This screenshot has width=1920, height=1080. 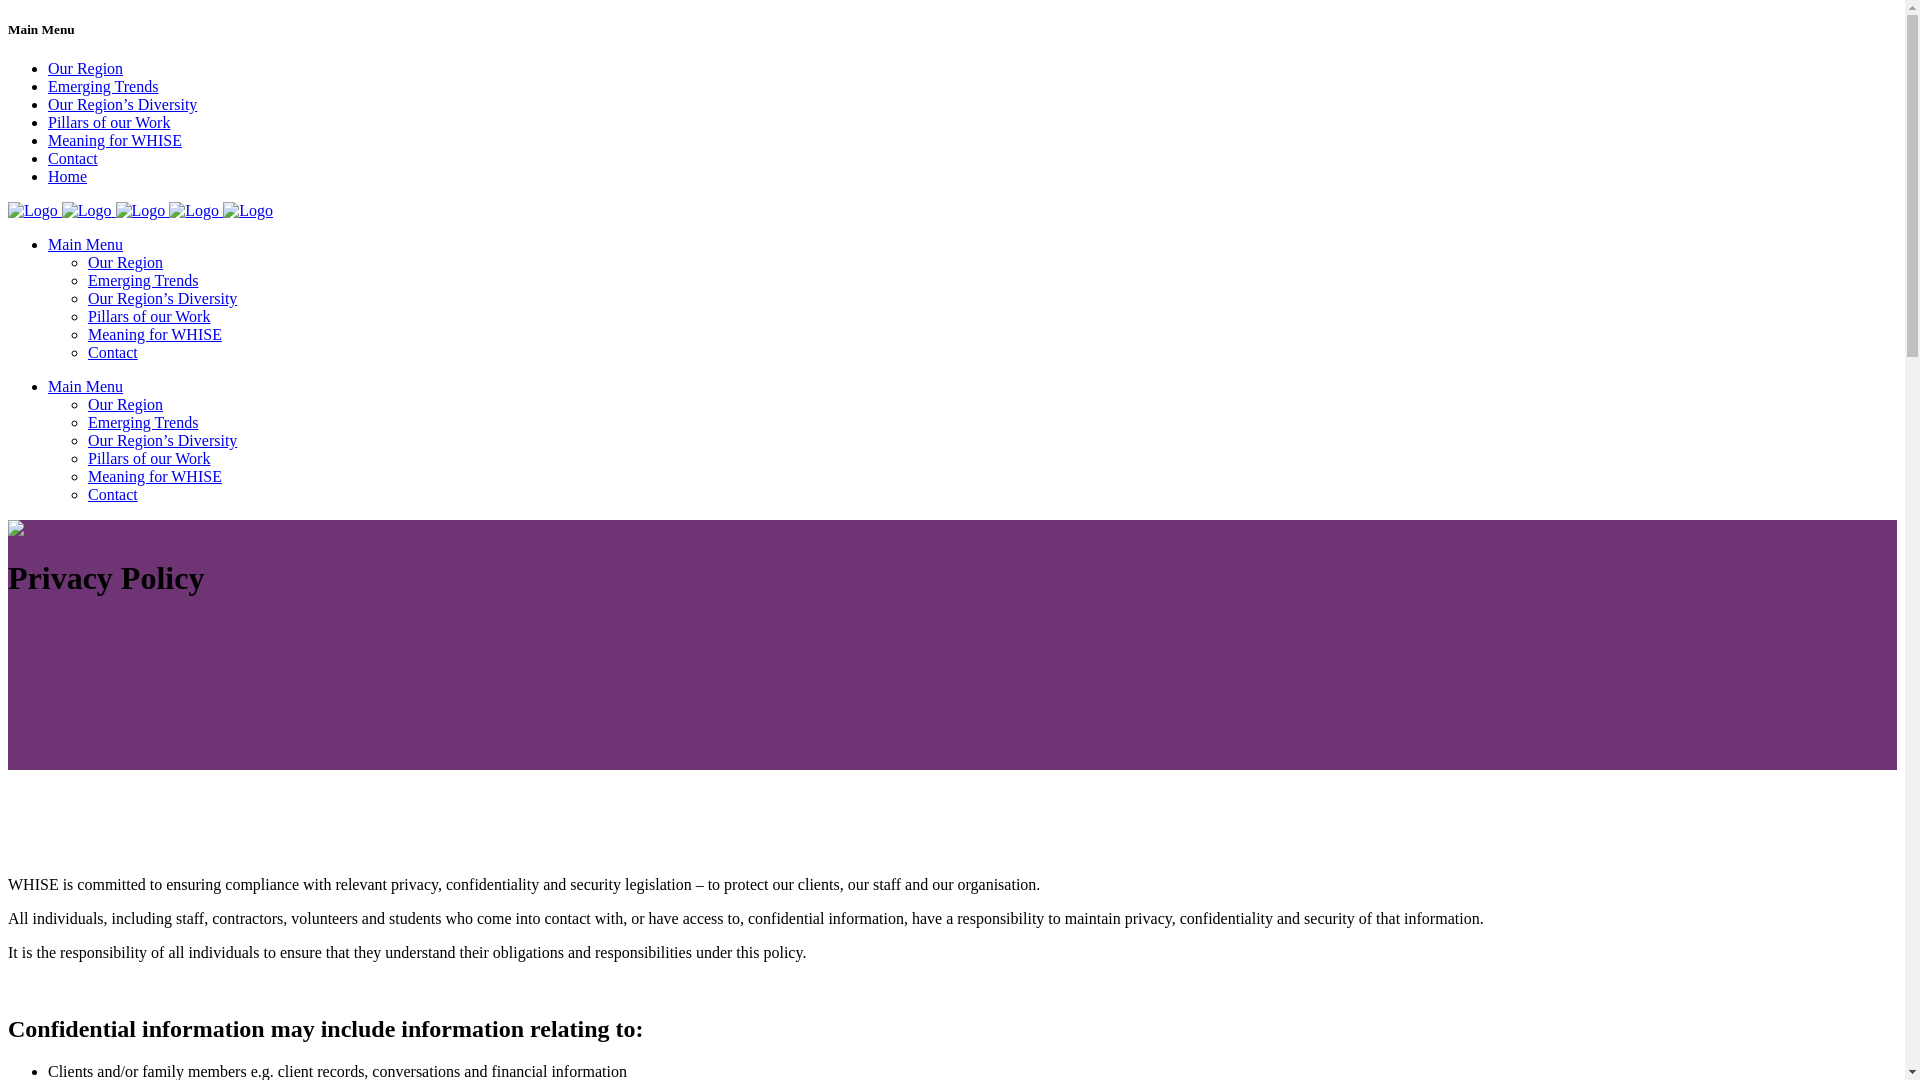 I want to click on 'Meaning for WHISE', so click(x=114, y=139).